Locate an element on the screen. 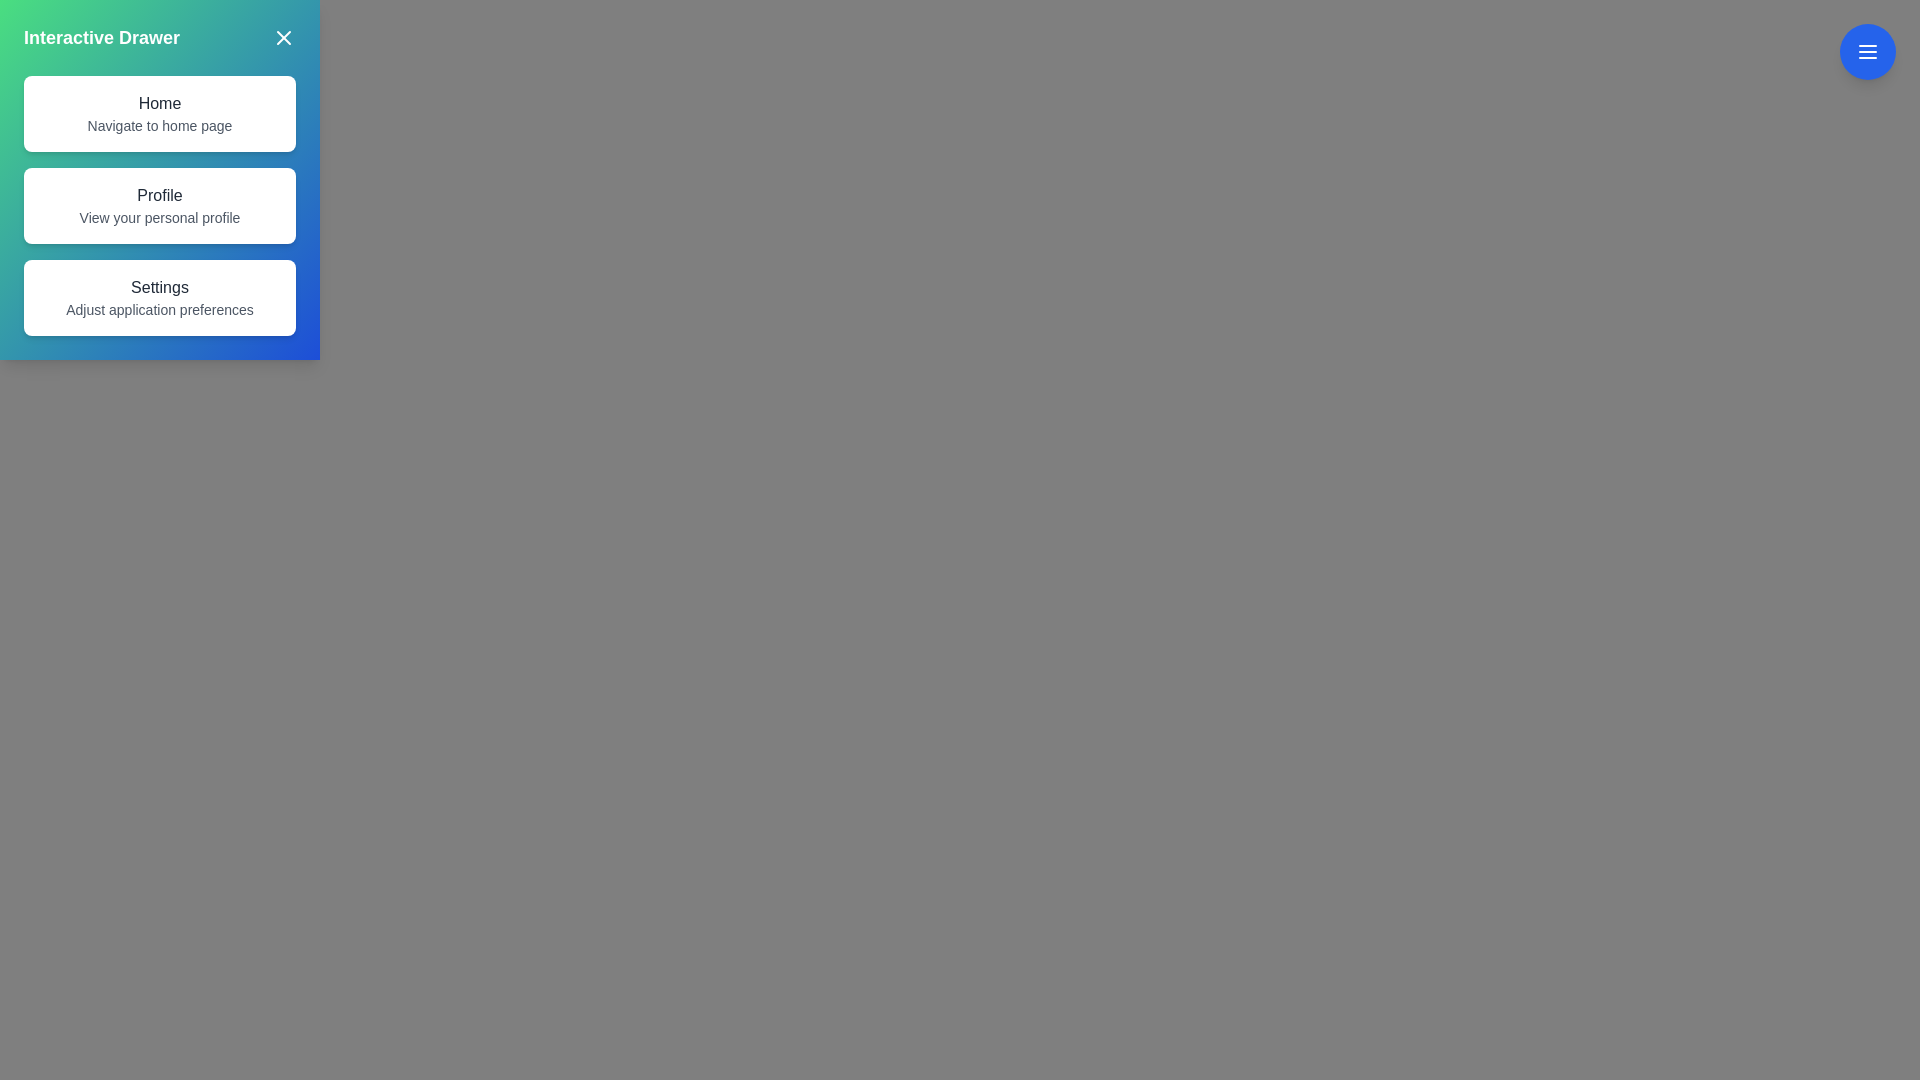 The height and width of the screenshot is (1080, 1920). the small 'X' icon located in the top-right corner of the popup panel containing navigation options is located at coordinates (282, 38).